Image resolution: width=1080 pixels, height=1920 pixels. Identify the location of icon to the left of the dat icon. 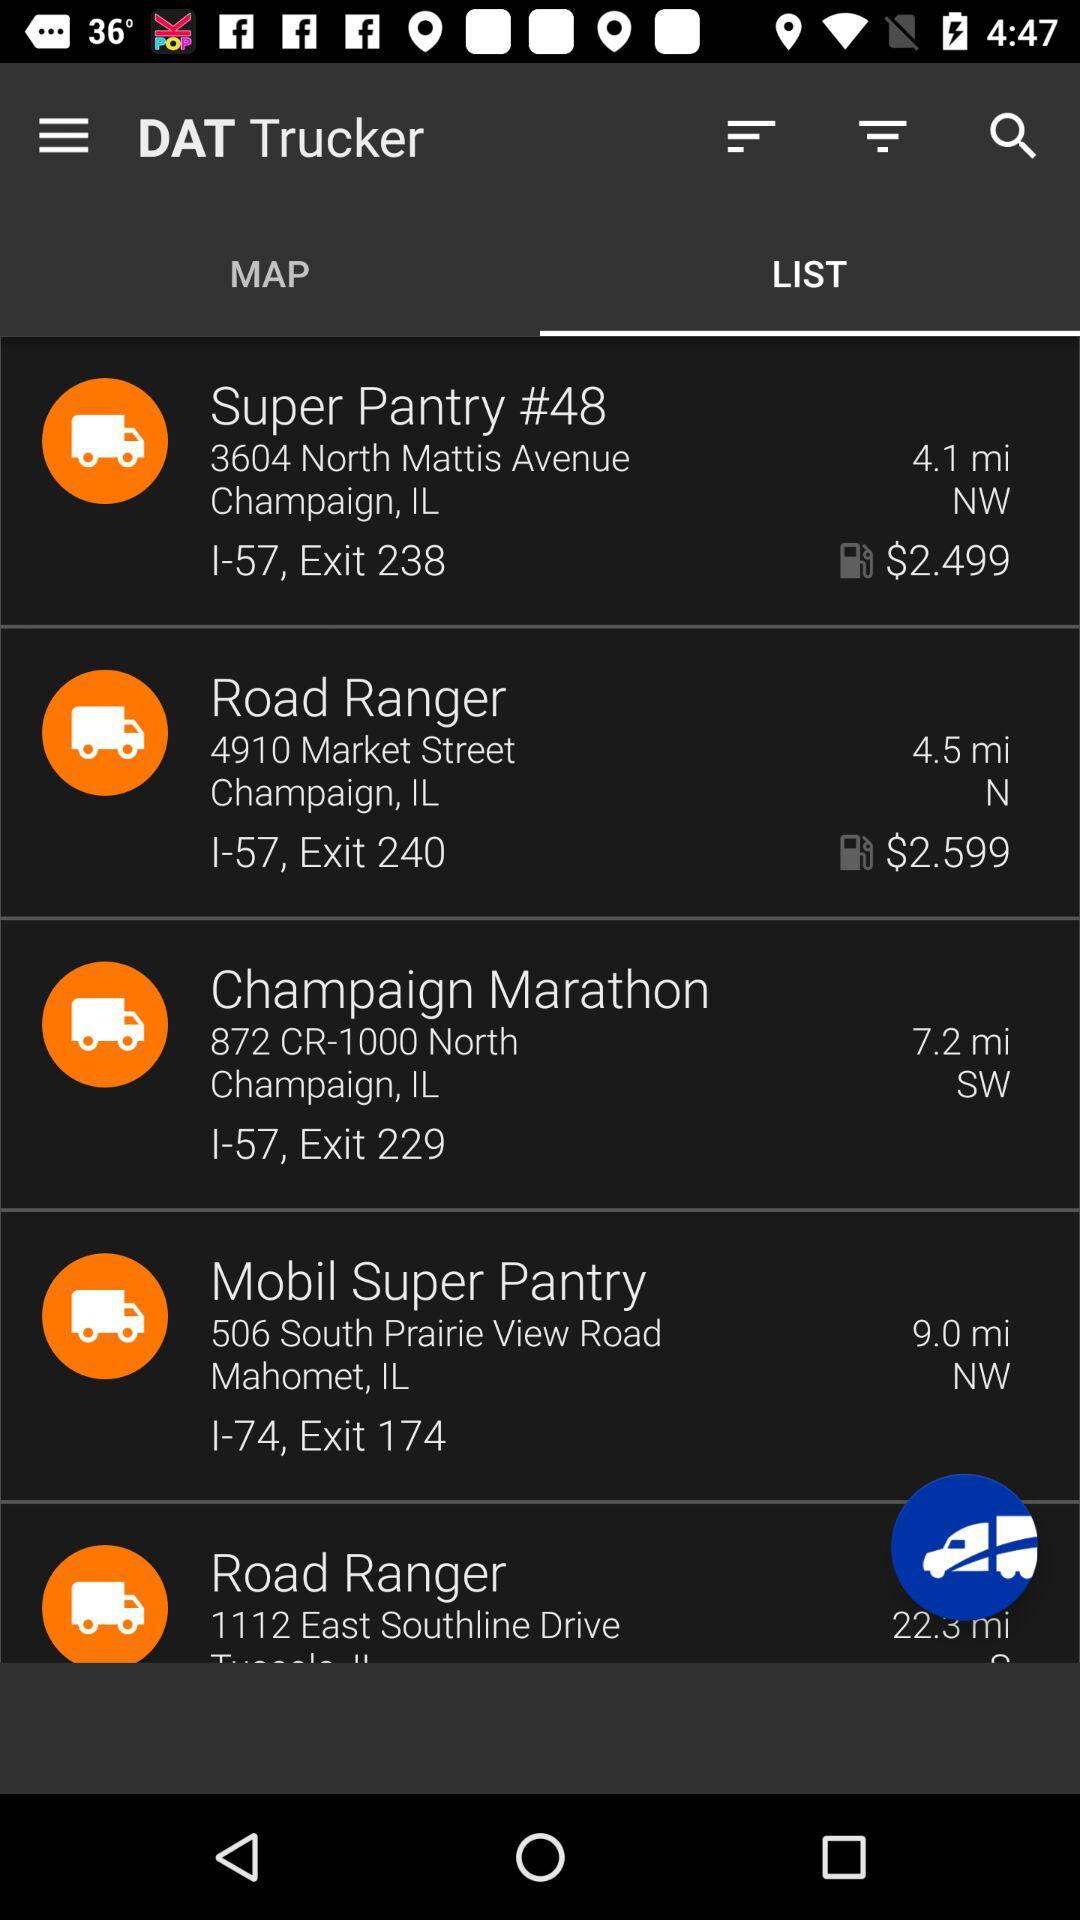
(67, 135).